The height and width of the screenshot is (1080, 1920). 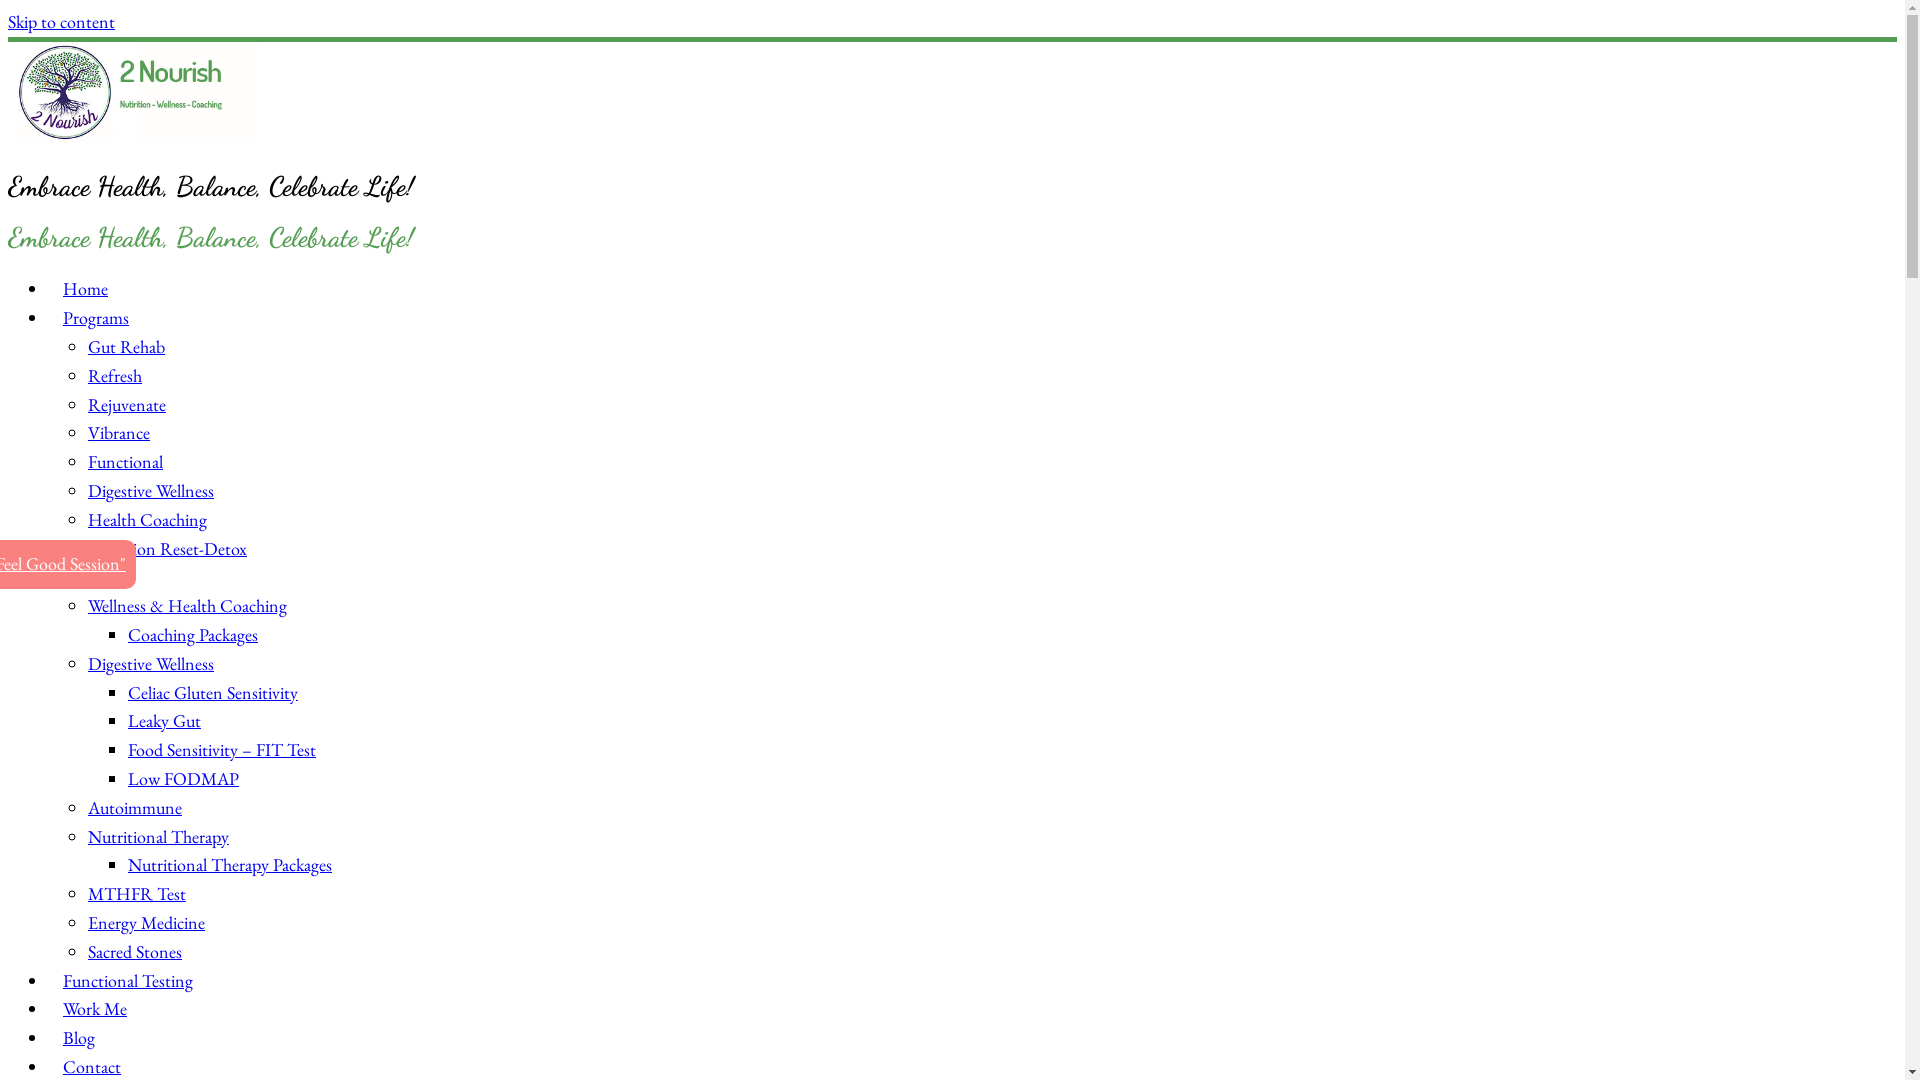 I want to click on 'Digestive Wellness', so click(x=149, y=663).